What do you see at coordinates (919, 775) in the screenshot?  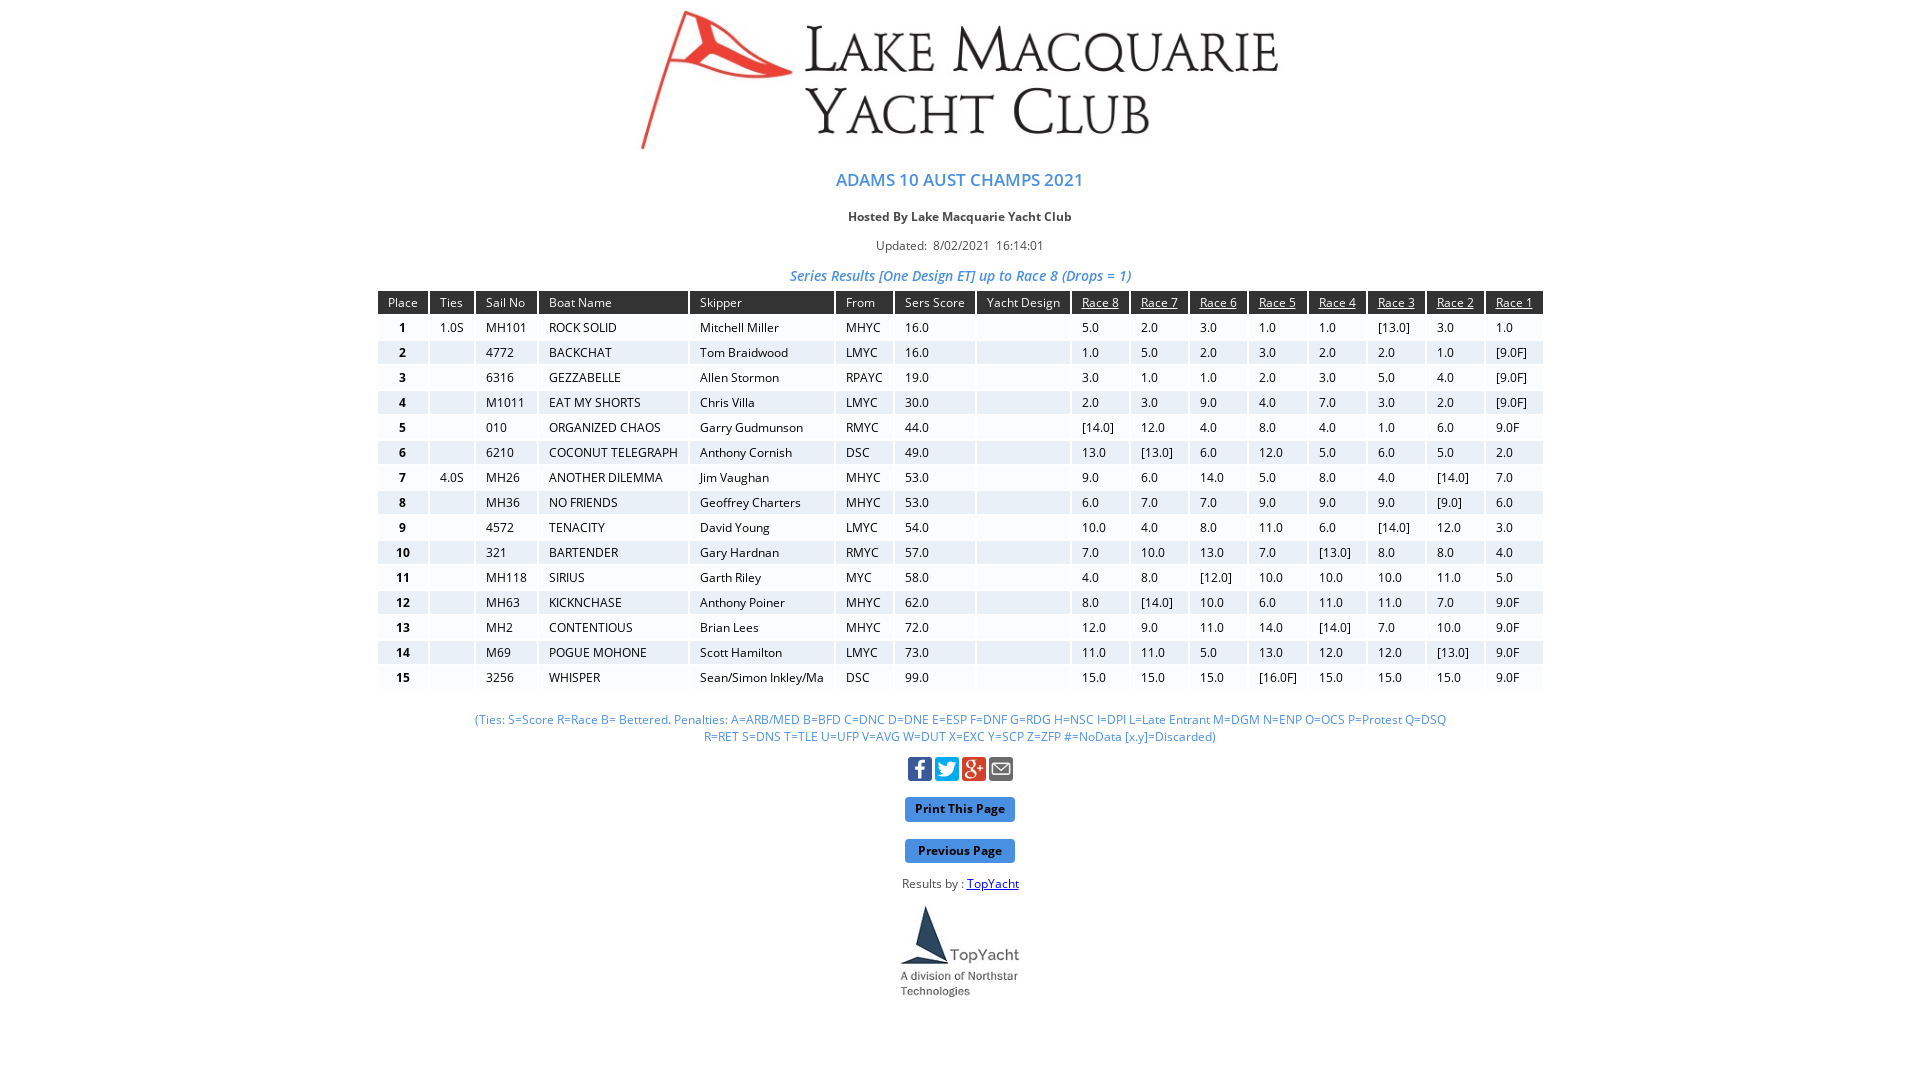 I see `'Share on Facebook'` at bounding box center [919, 775].